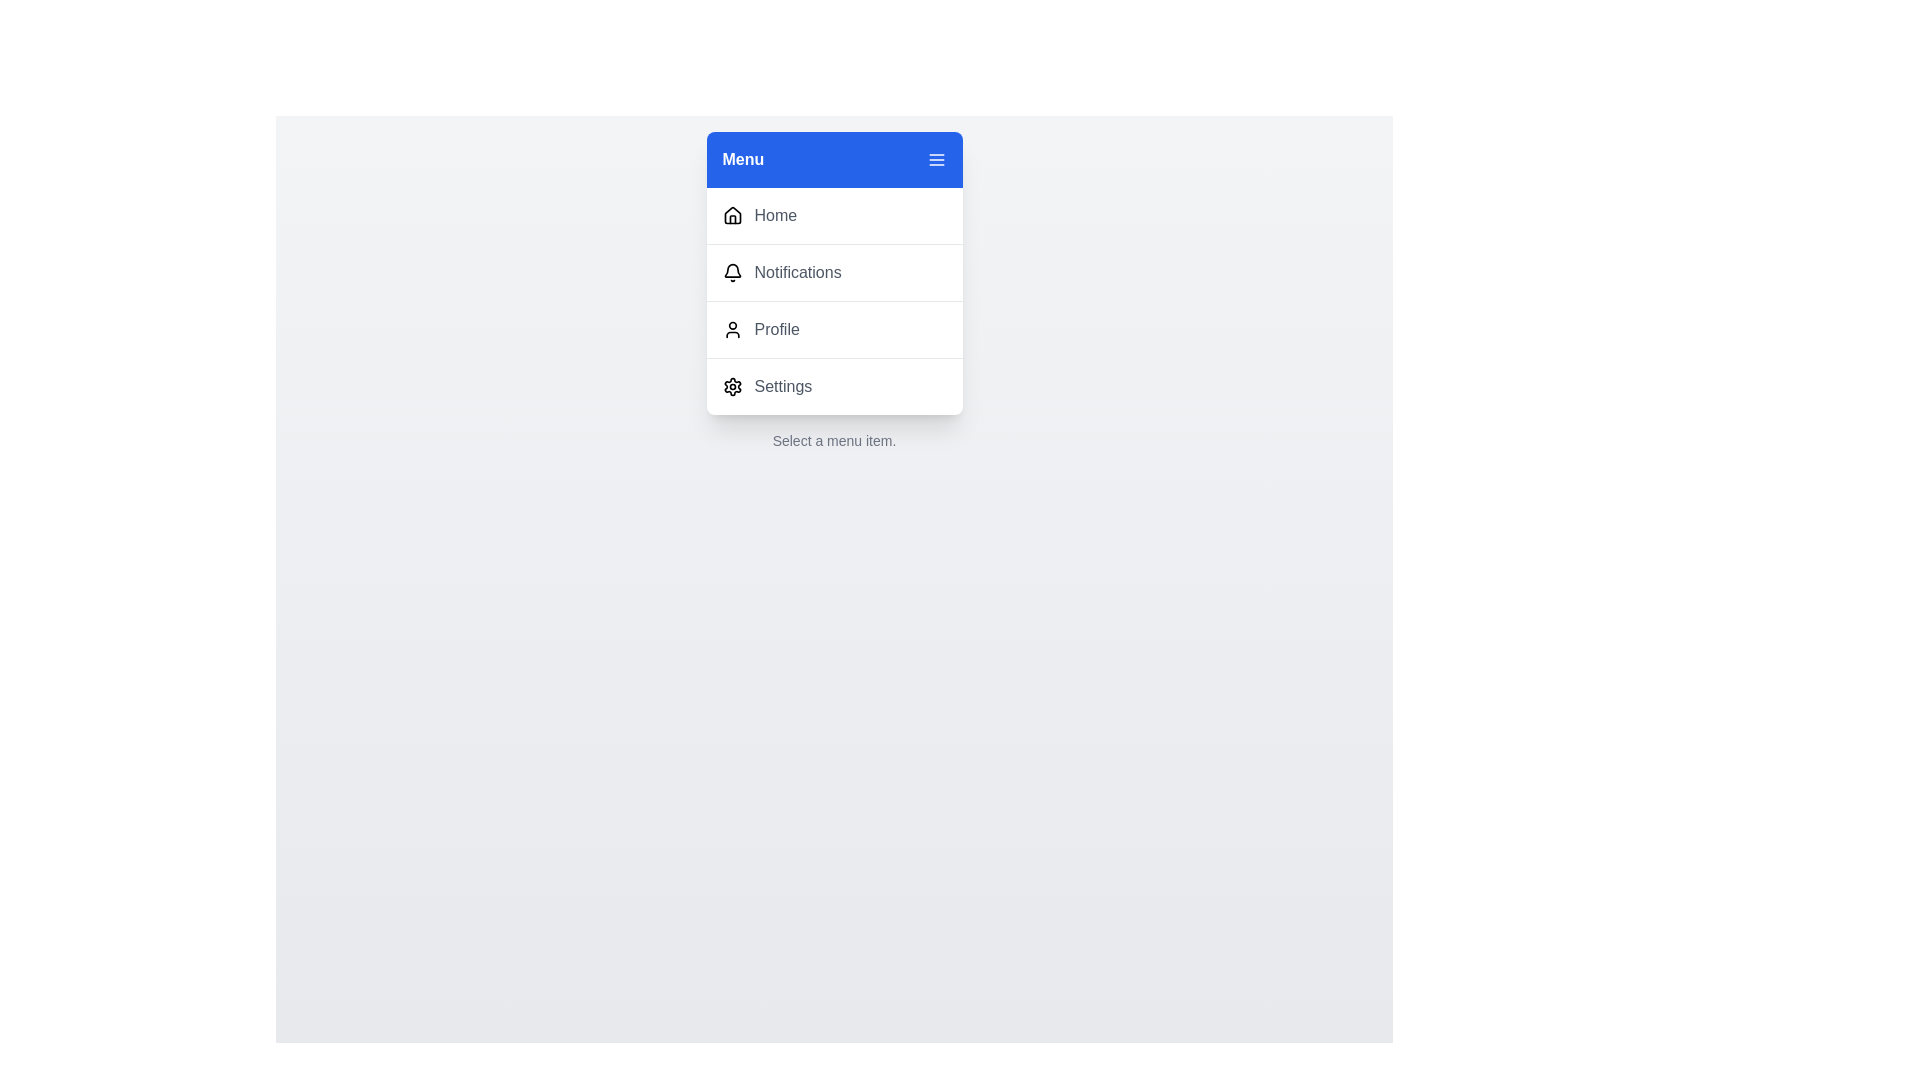 This screenshot has height=1080, width=1920. What do you see at coordinates (834, 216) in the screenshot?
I see `the menu item Home from the menu` at bounding box center [834, 216].